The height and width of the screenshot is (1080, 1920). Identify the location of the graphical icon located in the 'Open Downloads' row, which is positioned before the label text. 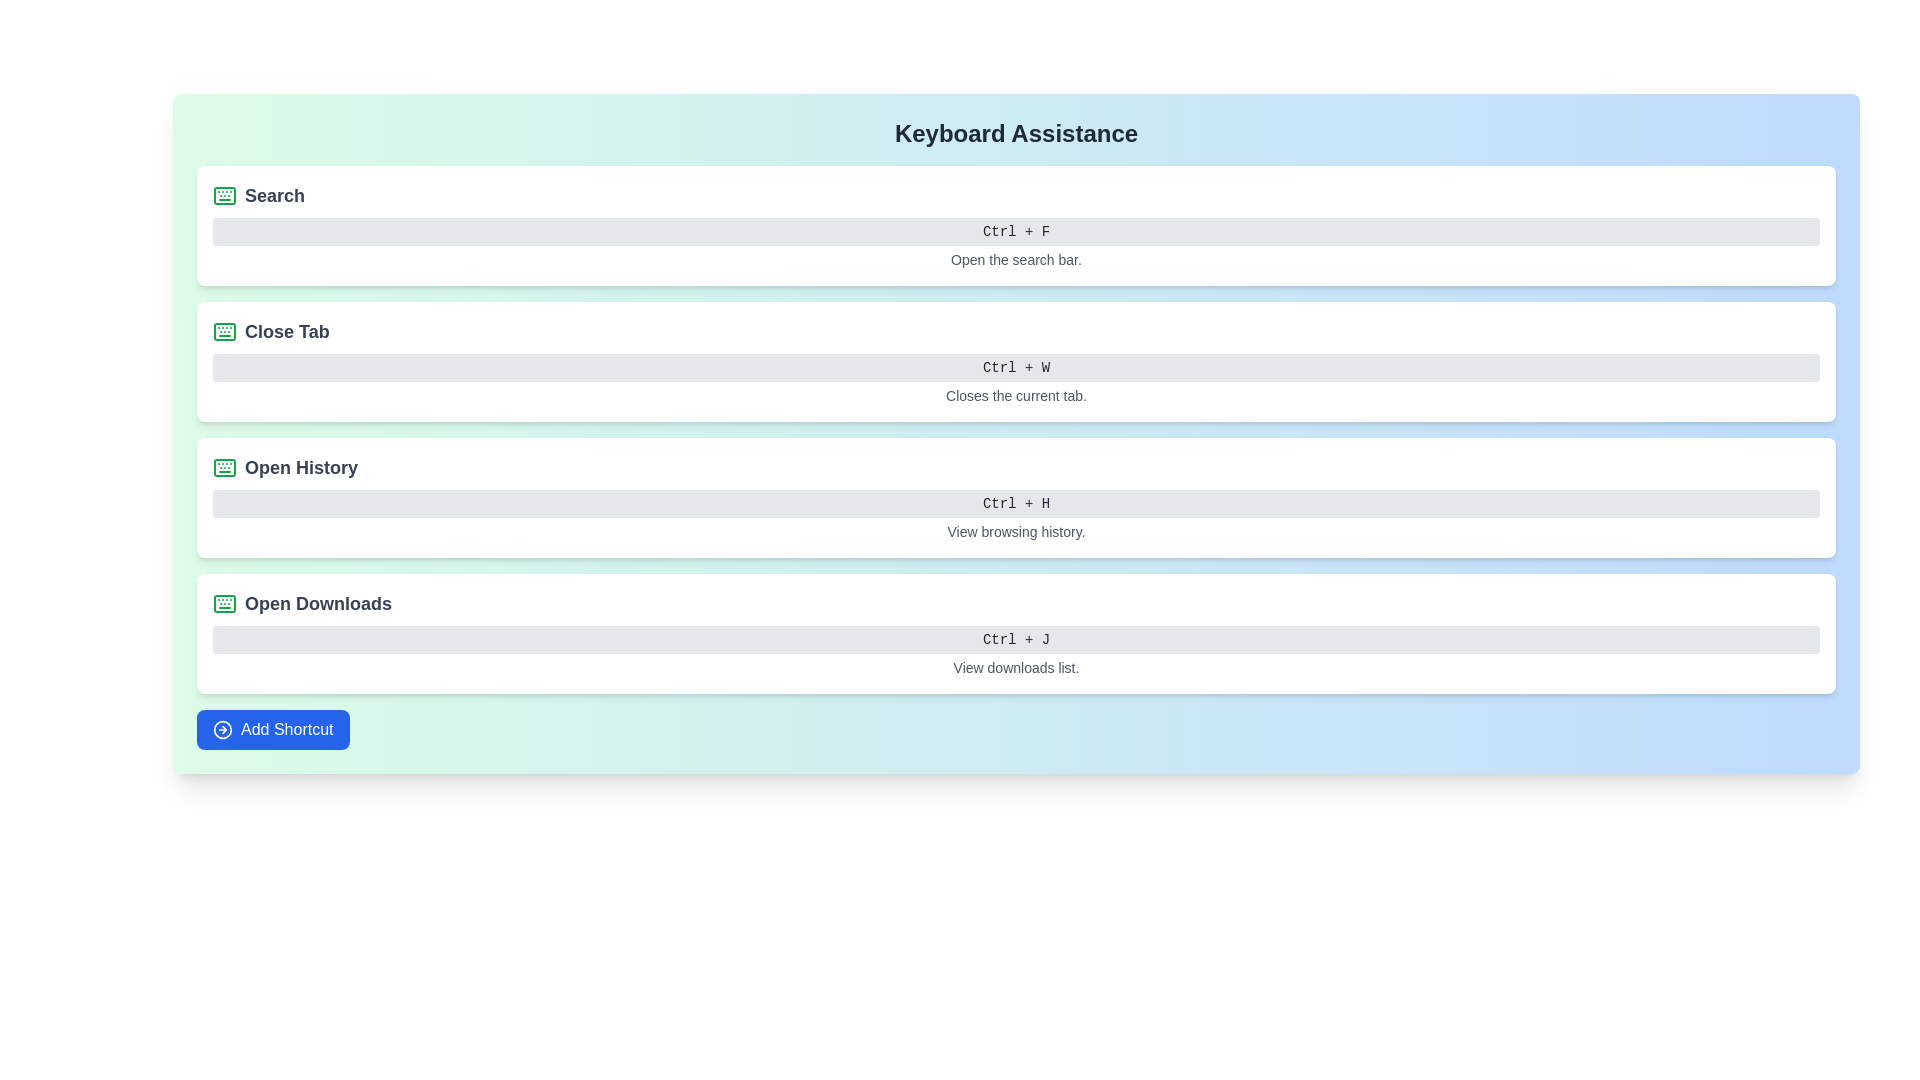
(225, 603).